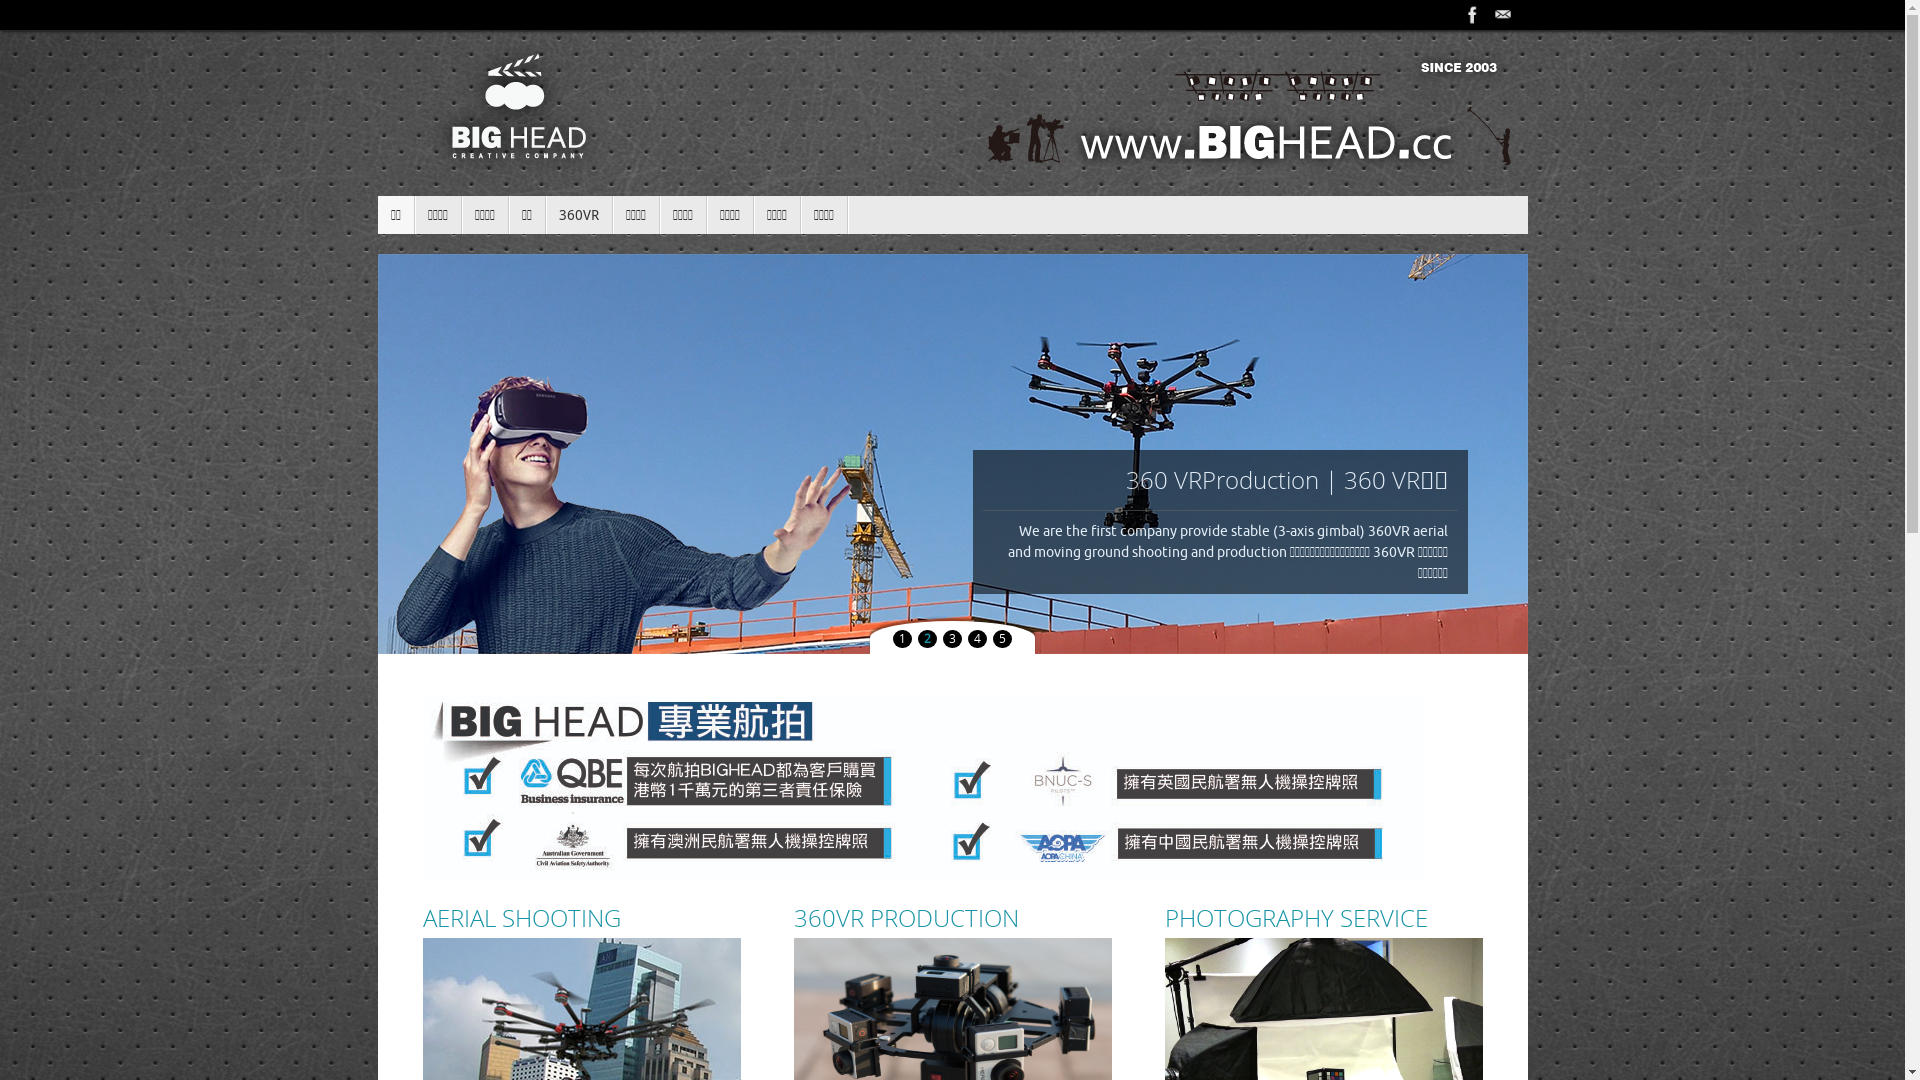 This screenshot has width=1920, height=1080. Describe the element at coordinates (901, 639) in the screenshot. I see `'1'` at that location.